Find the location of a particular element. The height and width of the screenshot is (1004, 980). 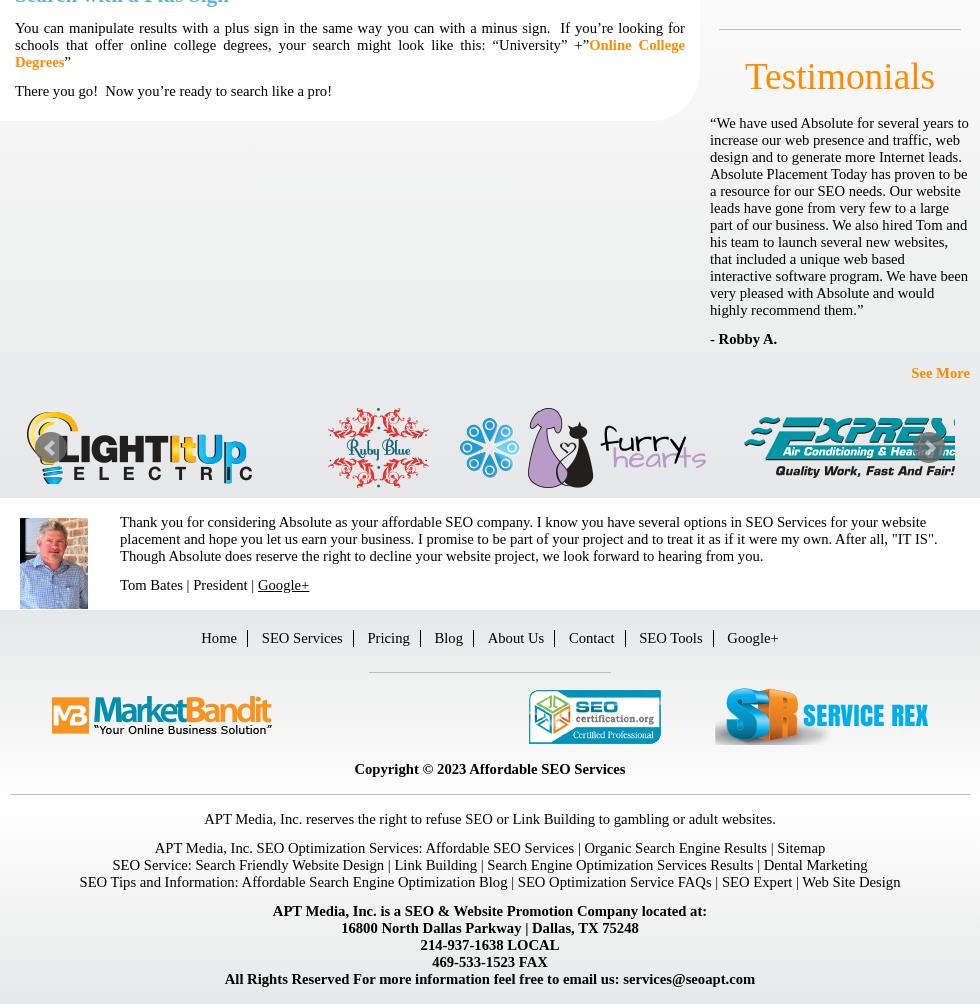

'APT Media, Inc. SEO Optimization Services:' is located at coordinates (289, 847).